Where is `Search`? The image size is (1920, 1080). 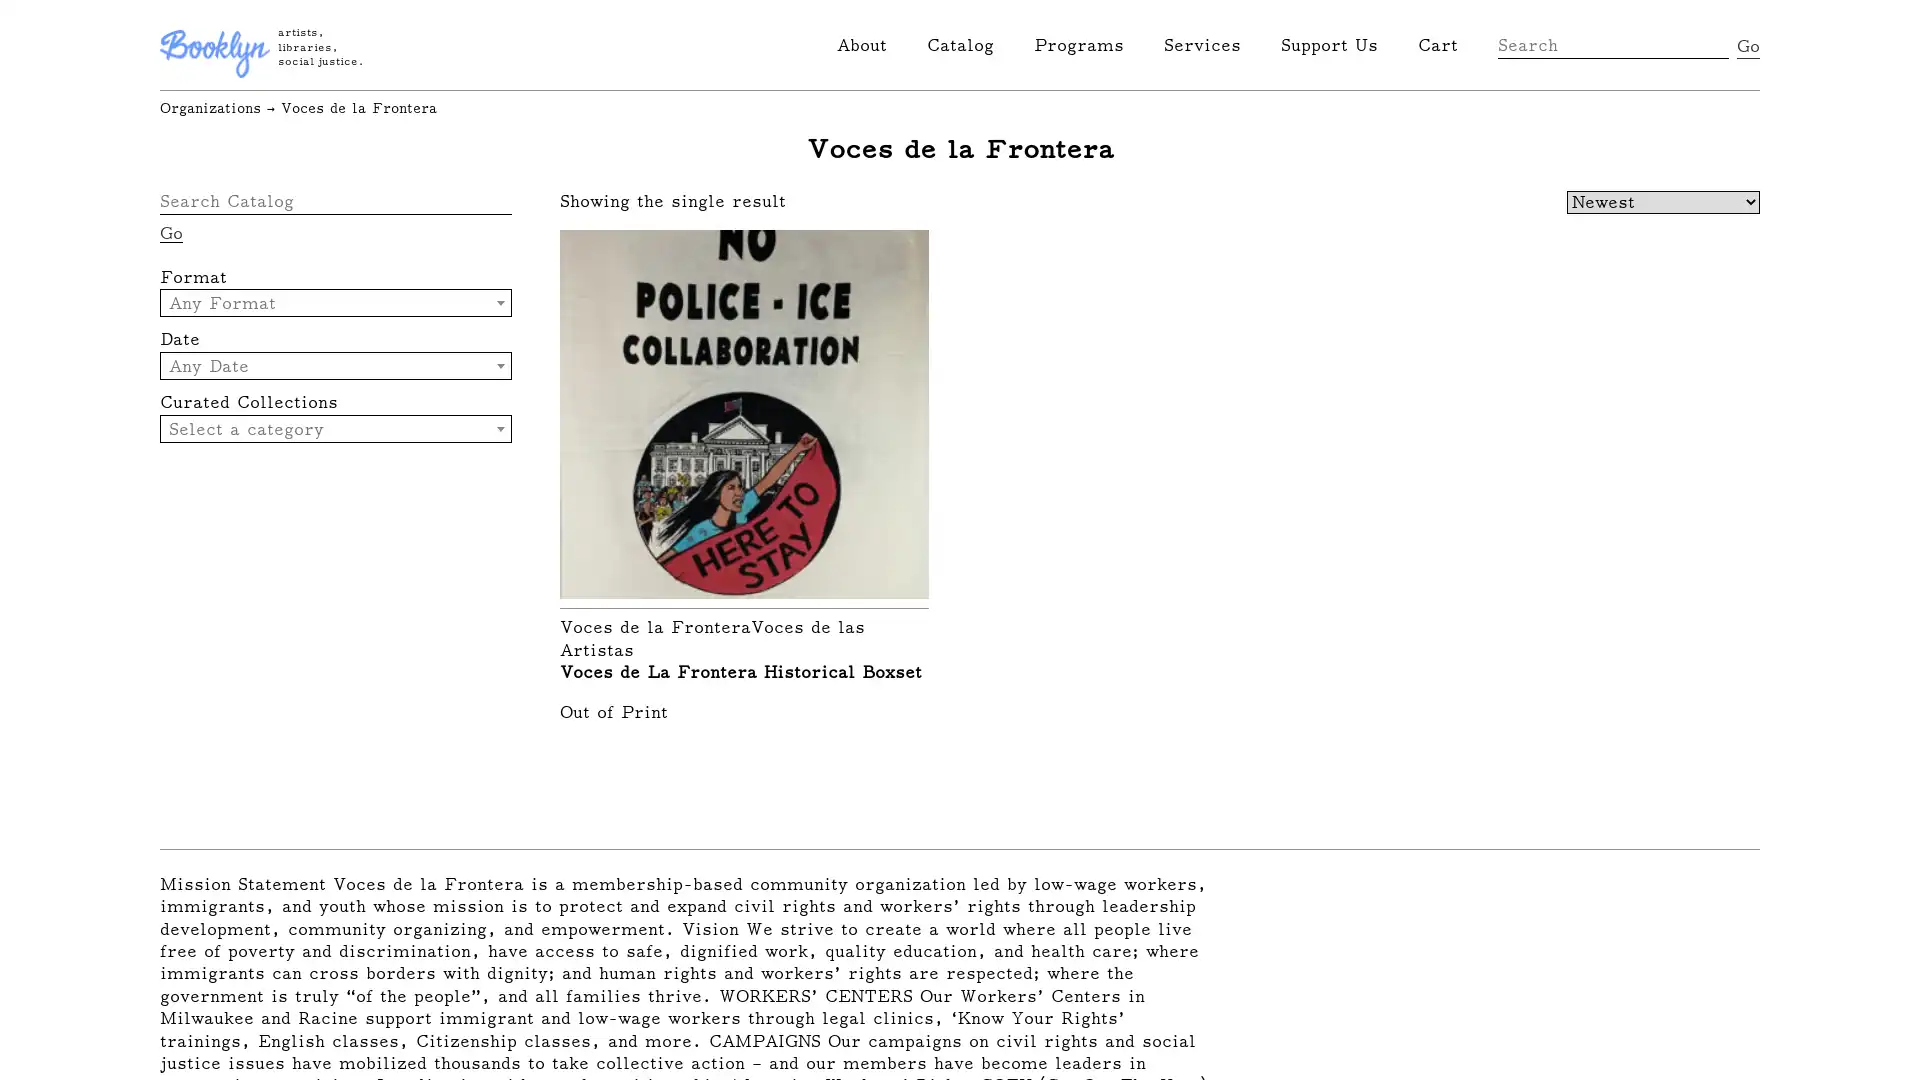 Search is located at coordinates (1747, 45).